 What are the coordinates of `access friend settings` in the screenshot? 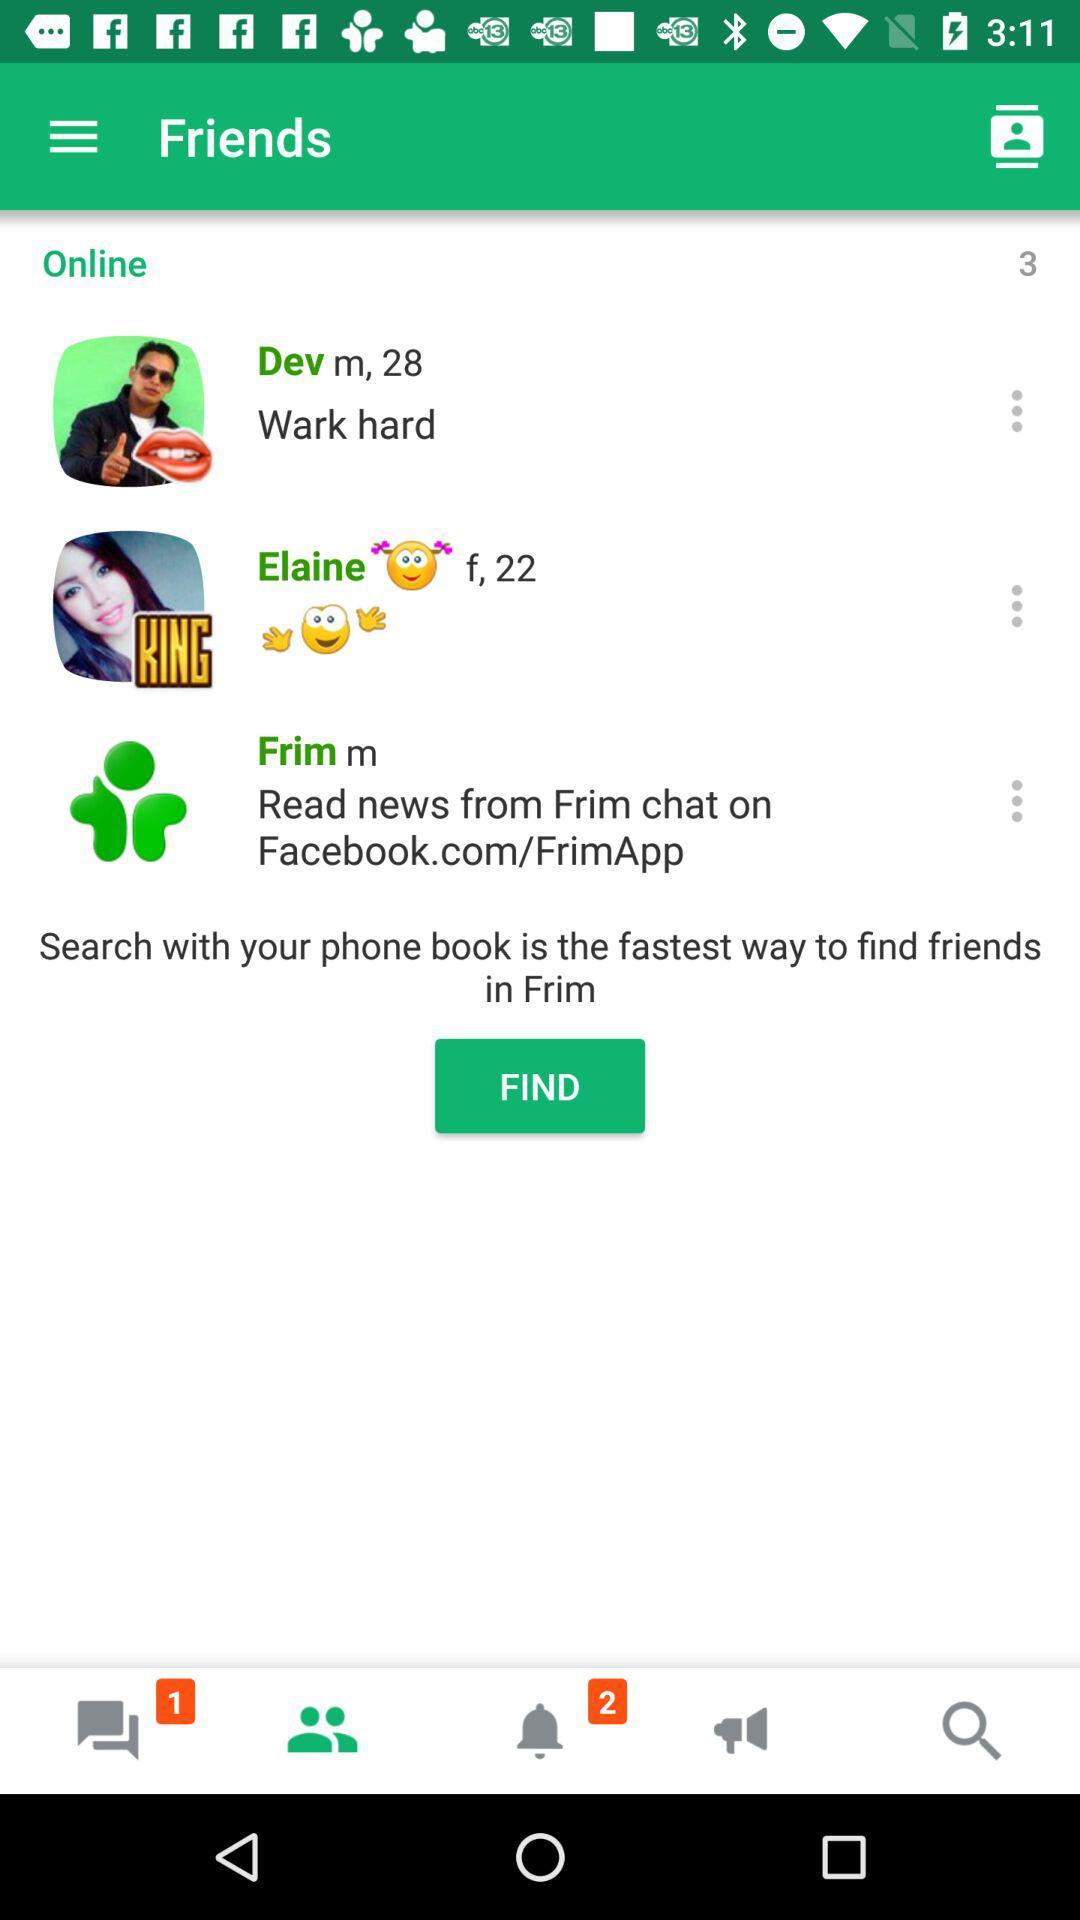 It's located at (1017, 410).